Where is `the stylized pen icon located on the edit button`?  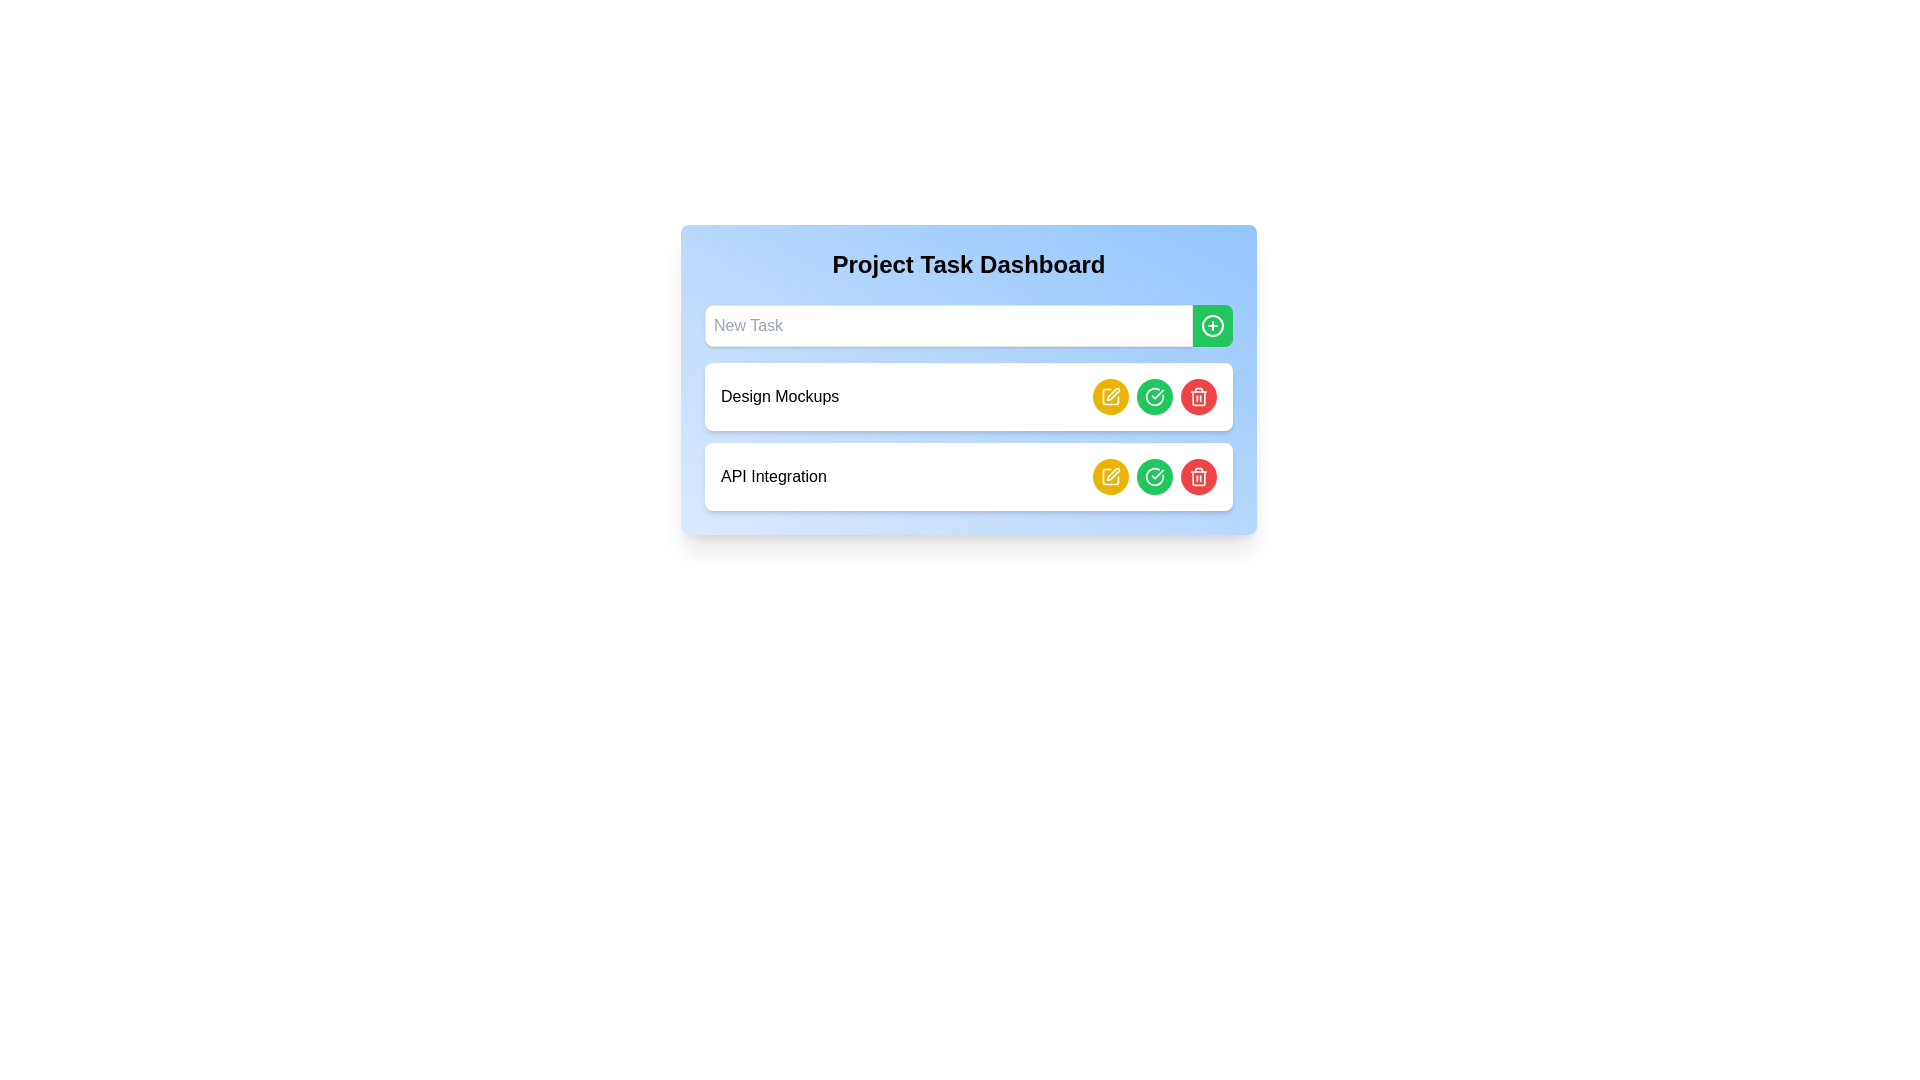
the stylized pen icon located on the edit button is located at coordinates (1112, 474).